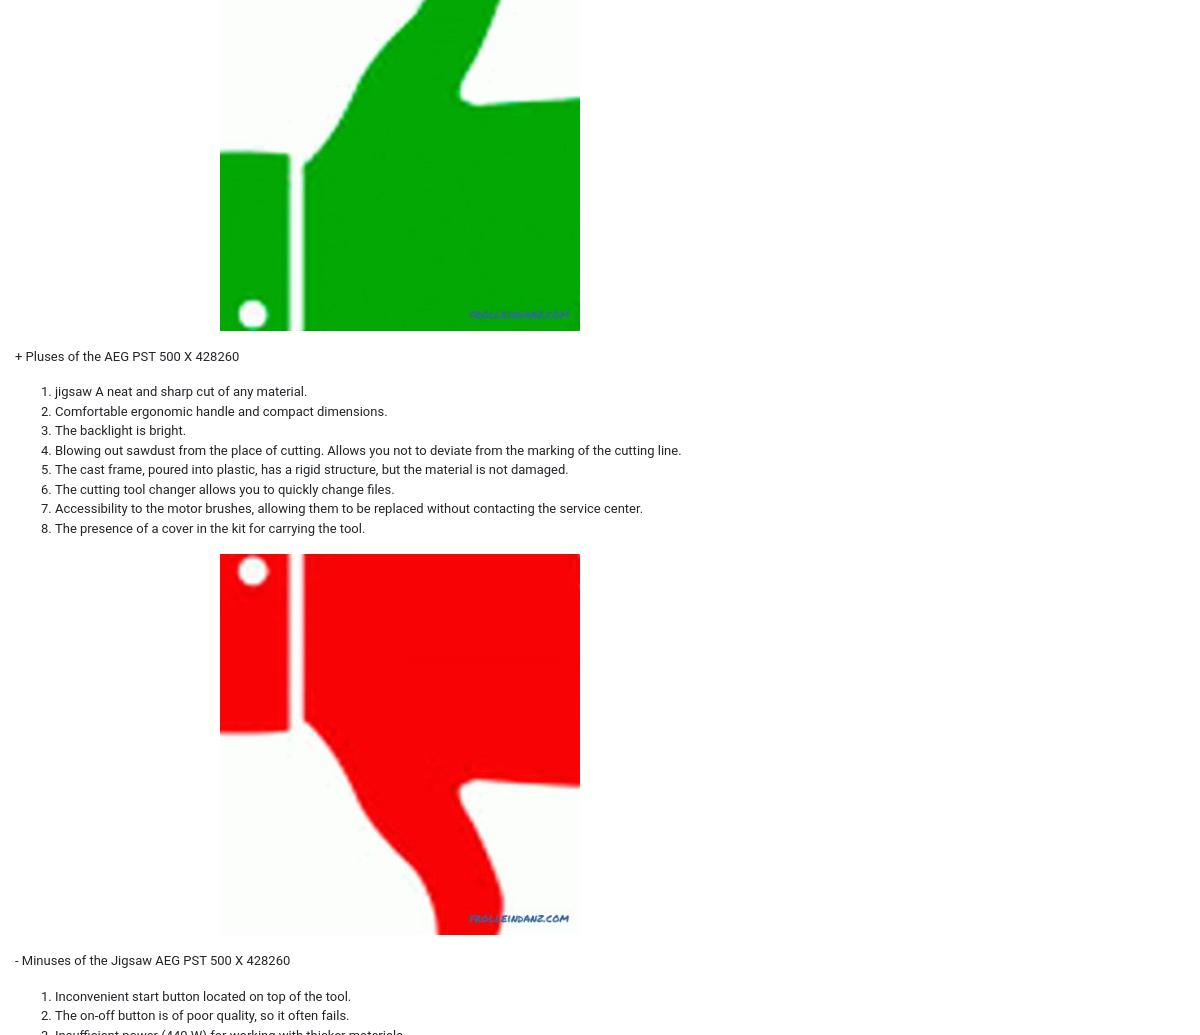  I want to click on 'The on-off button is of poor quality, so it often fails.', so click(54, 1014).